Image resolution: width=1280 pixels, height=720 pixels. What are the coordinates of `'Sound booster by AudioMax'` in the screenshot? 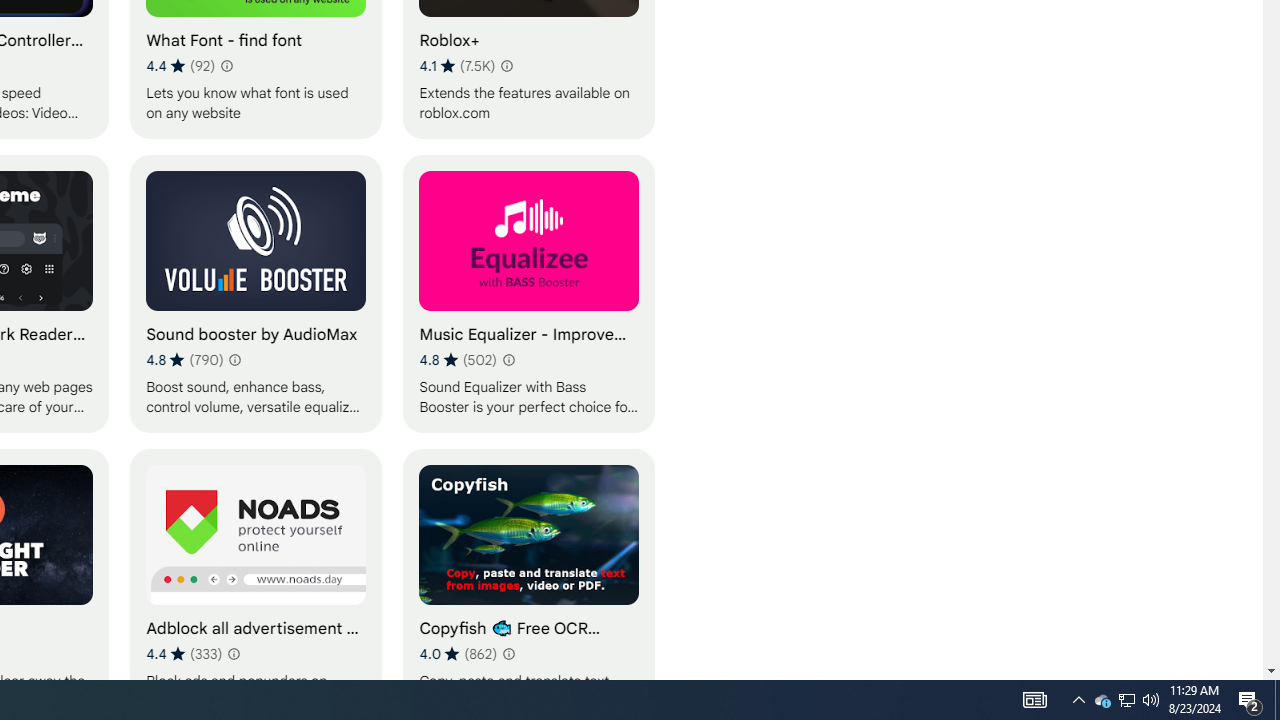 It's located at (255, 293).